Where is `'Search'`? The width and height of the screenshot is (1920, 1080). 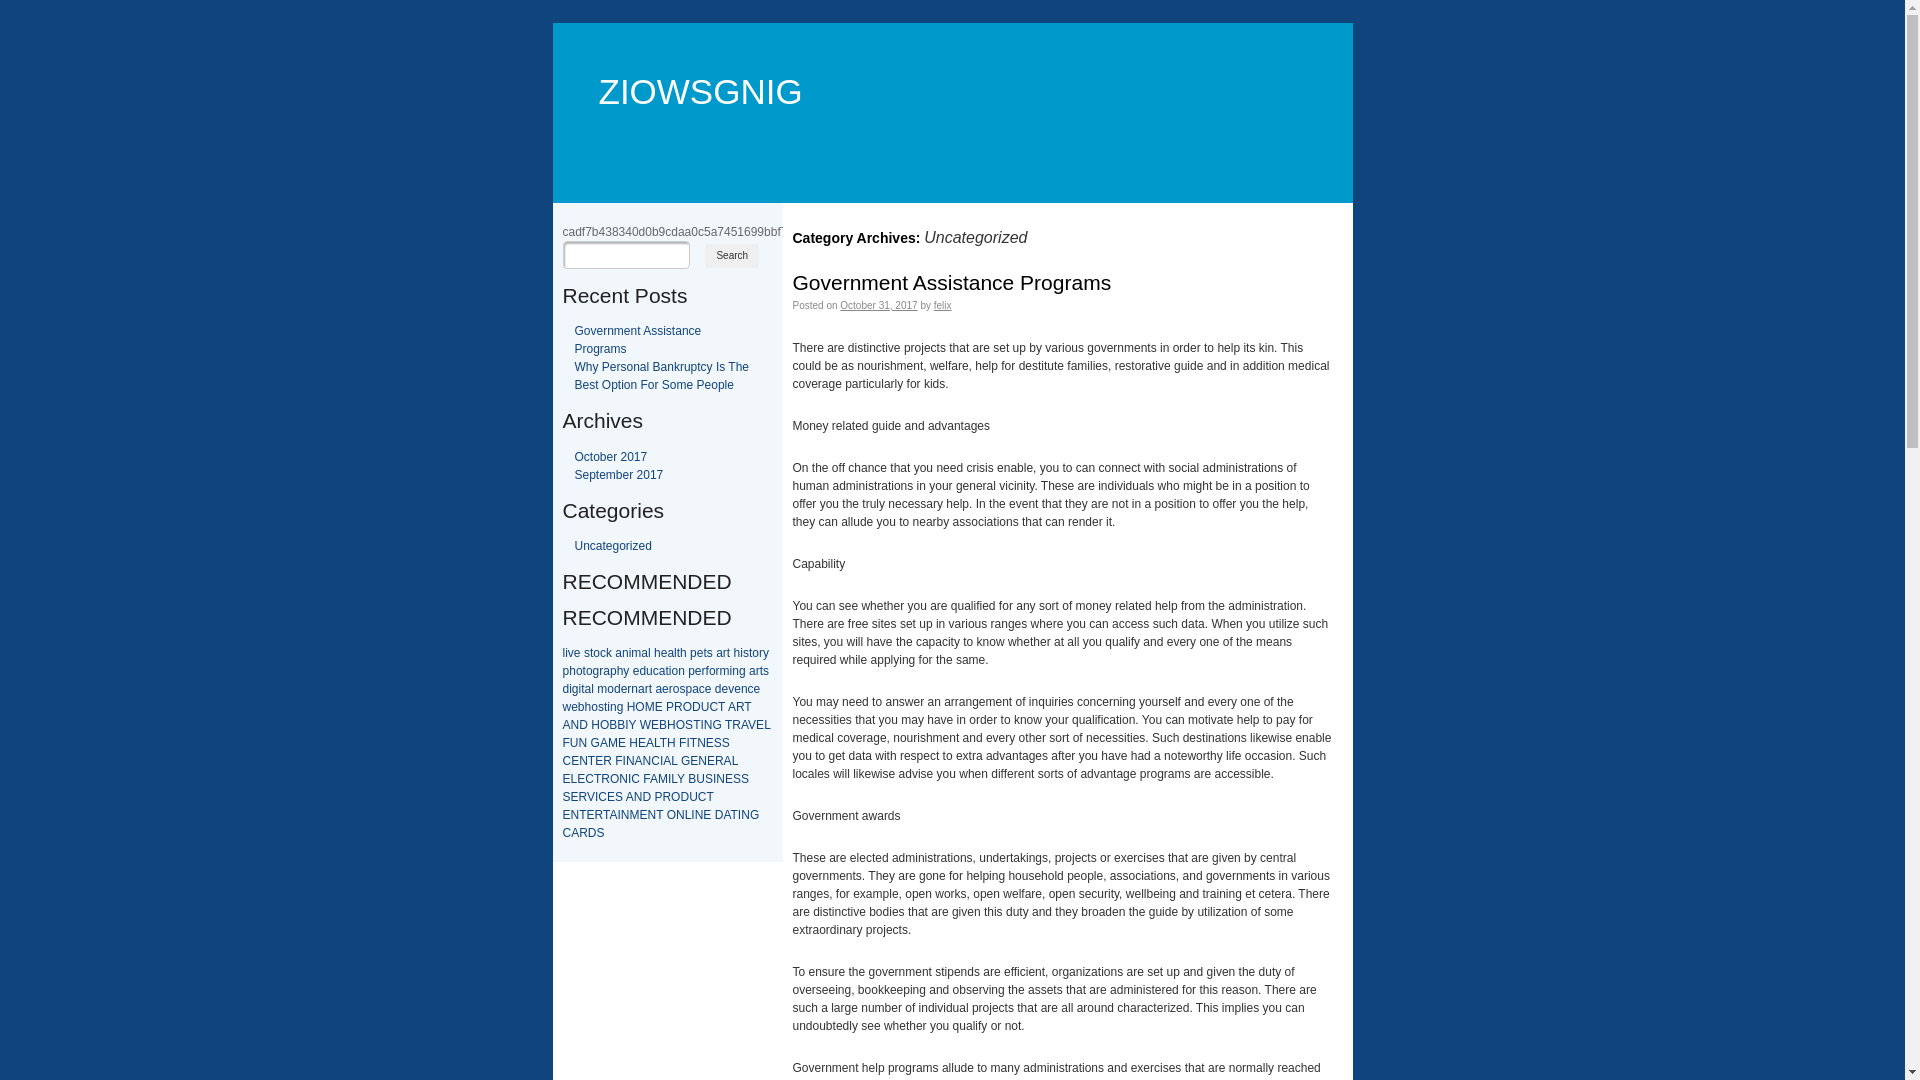 'Search' is located at coordinates (730, 254).